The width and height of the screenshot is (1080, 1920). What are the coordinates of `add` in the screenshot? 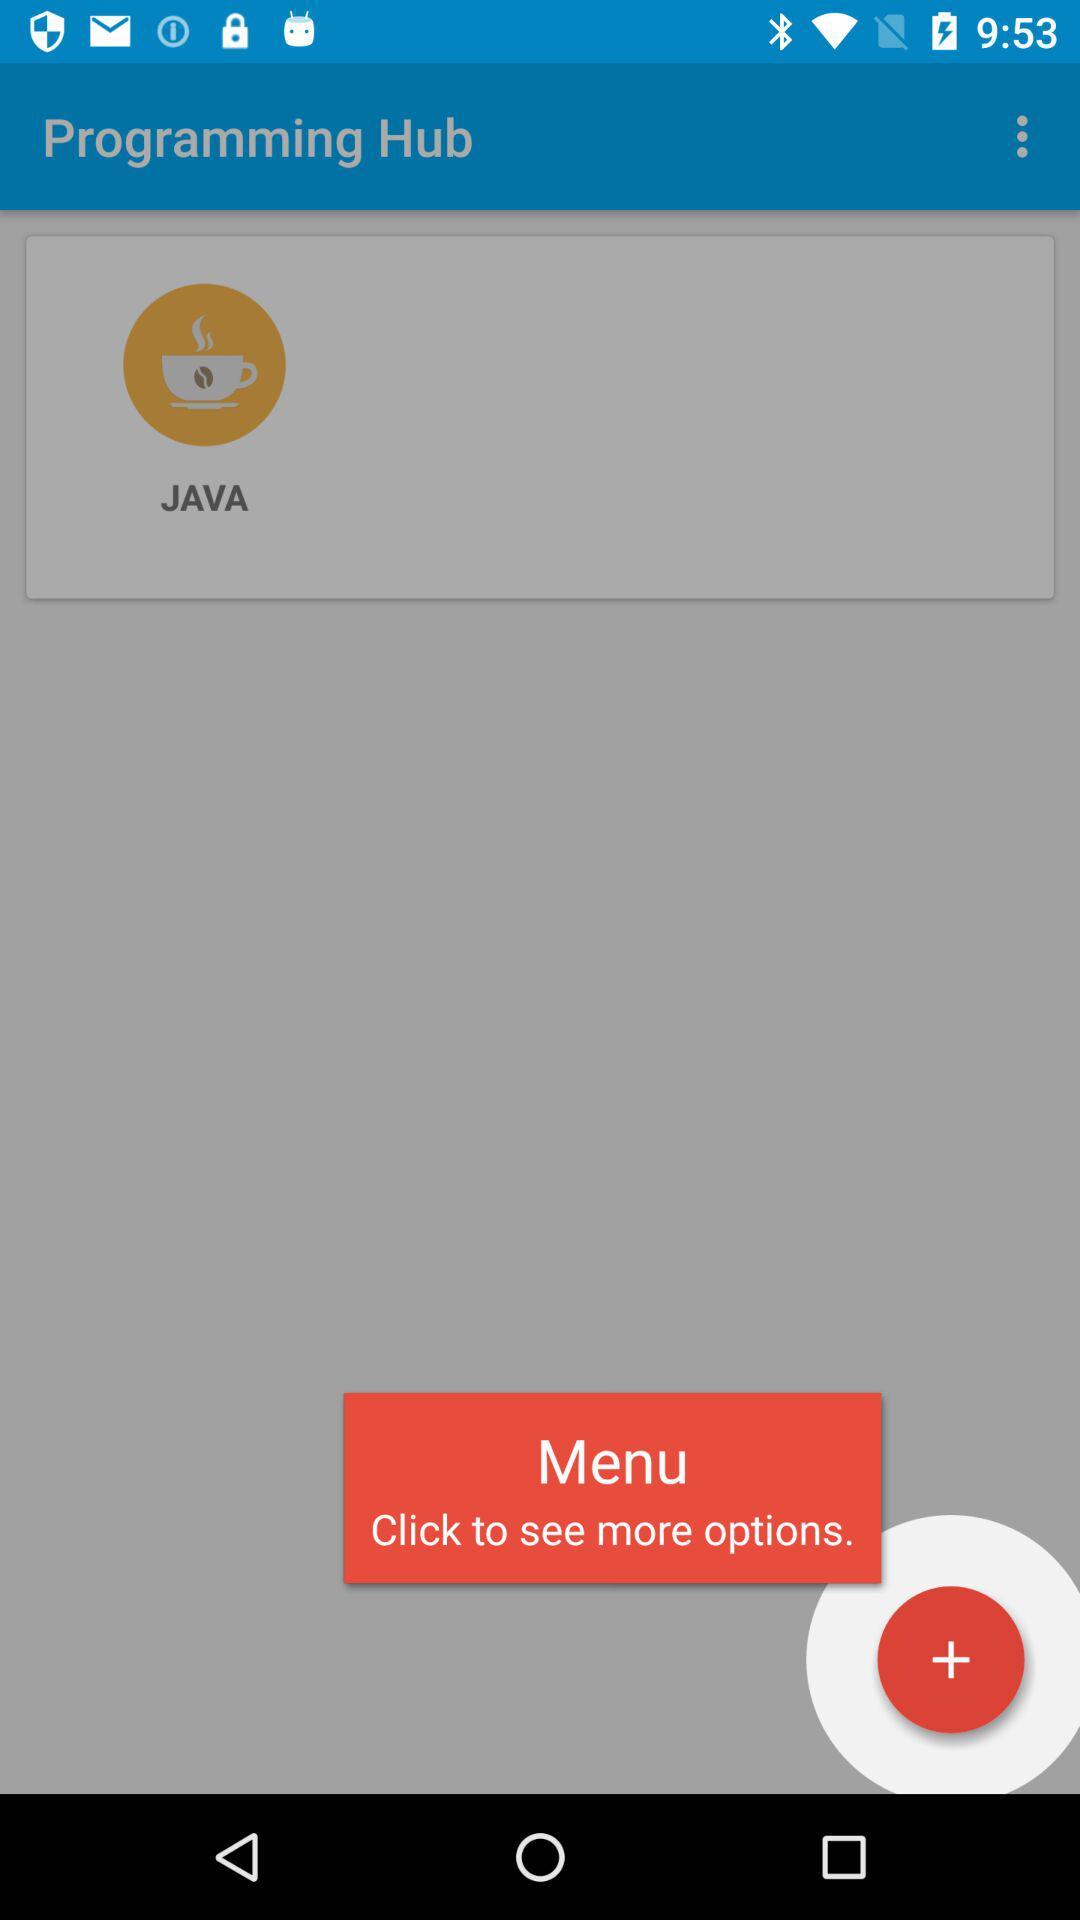 It's located at (950, 1659).